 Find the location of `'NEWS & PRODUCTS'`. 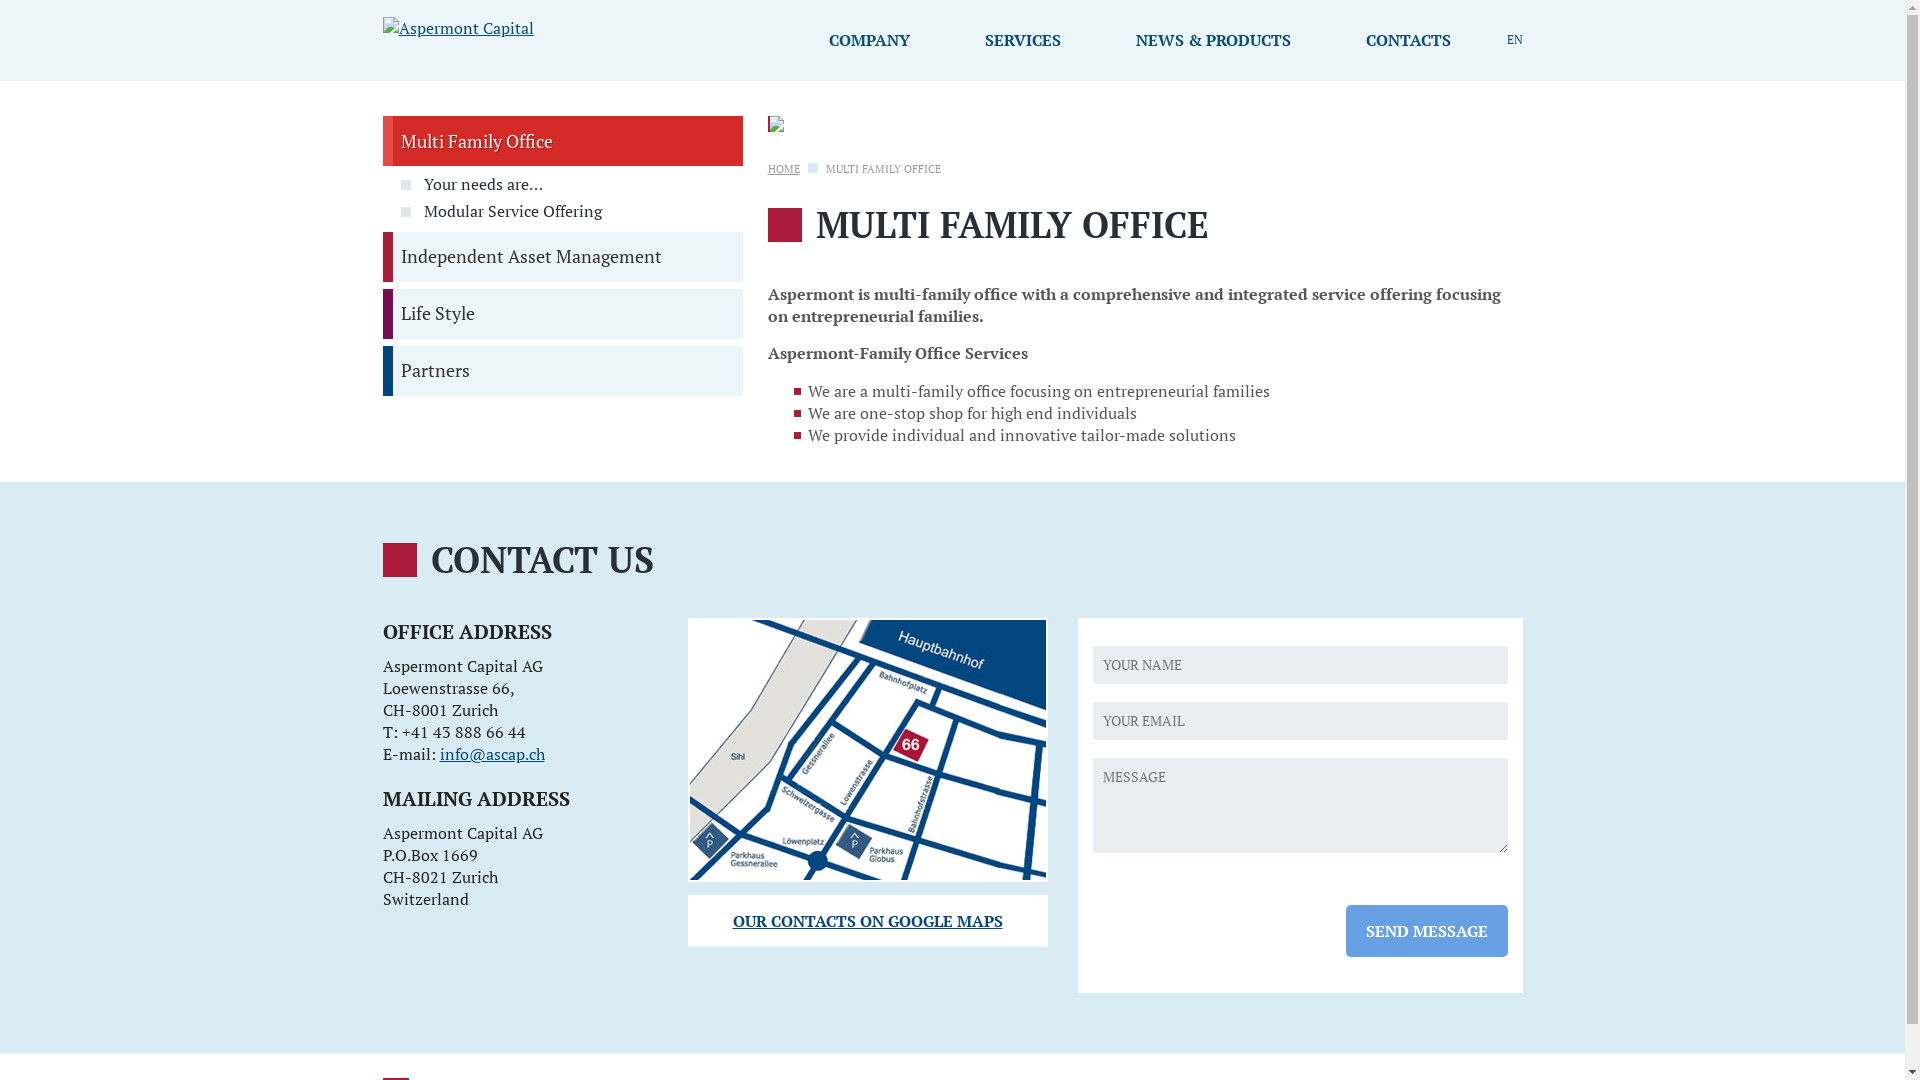

'NEWS & PRODUCTS' is located at coordinates (1104, 39).